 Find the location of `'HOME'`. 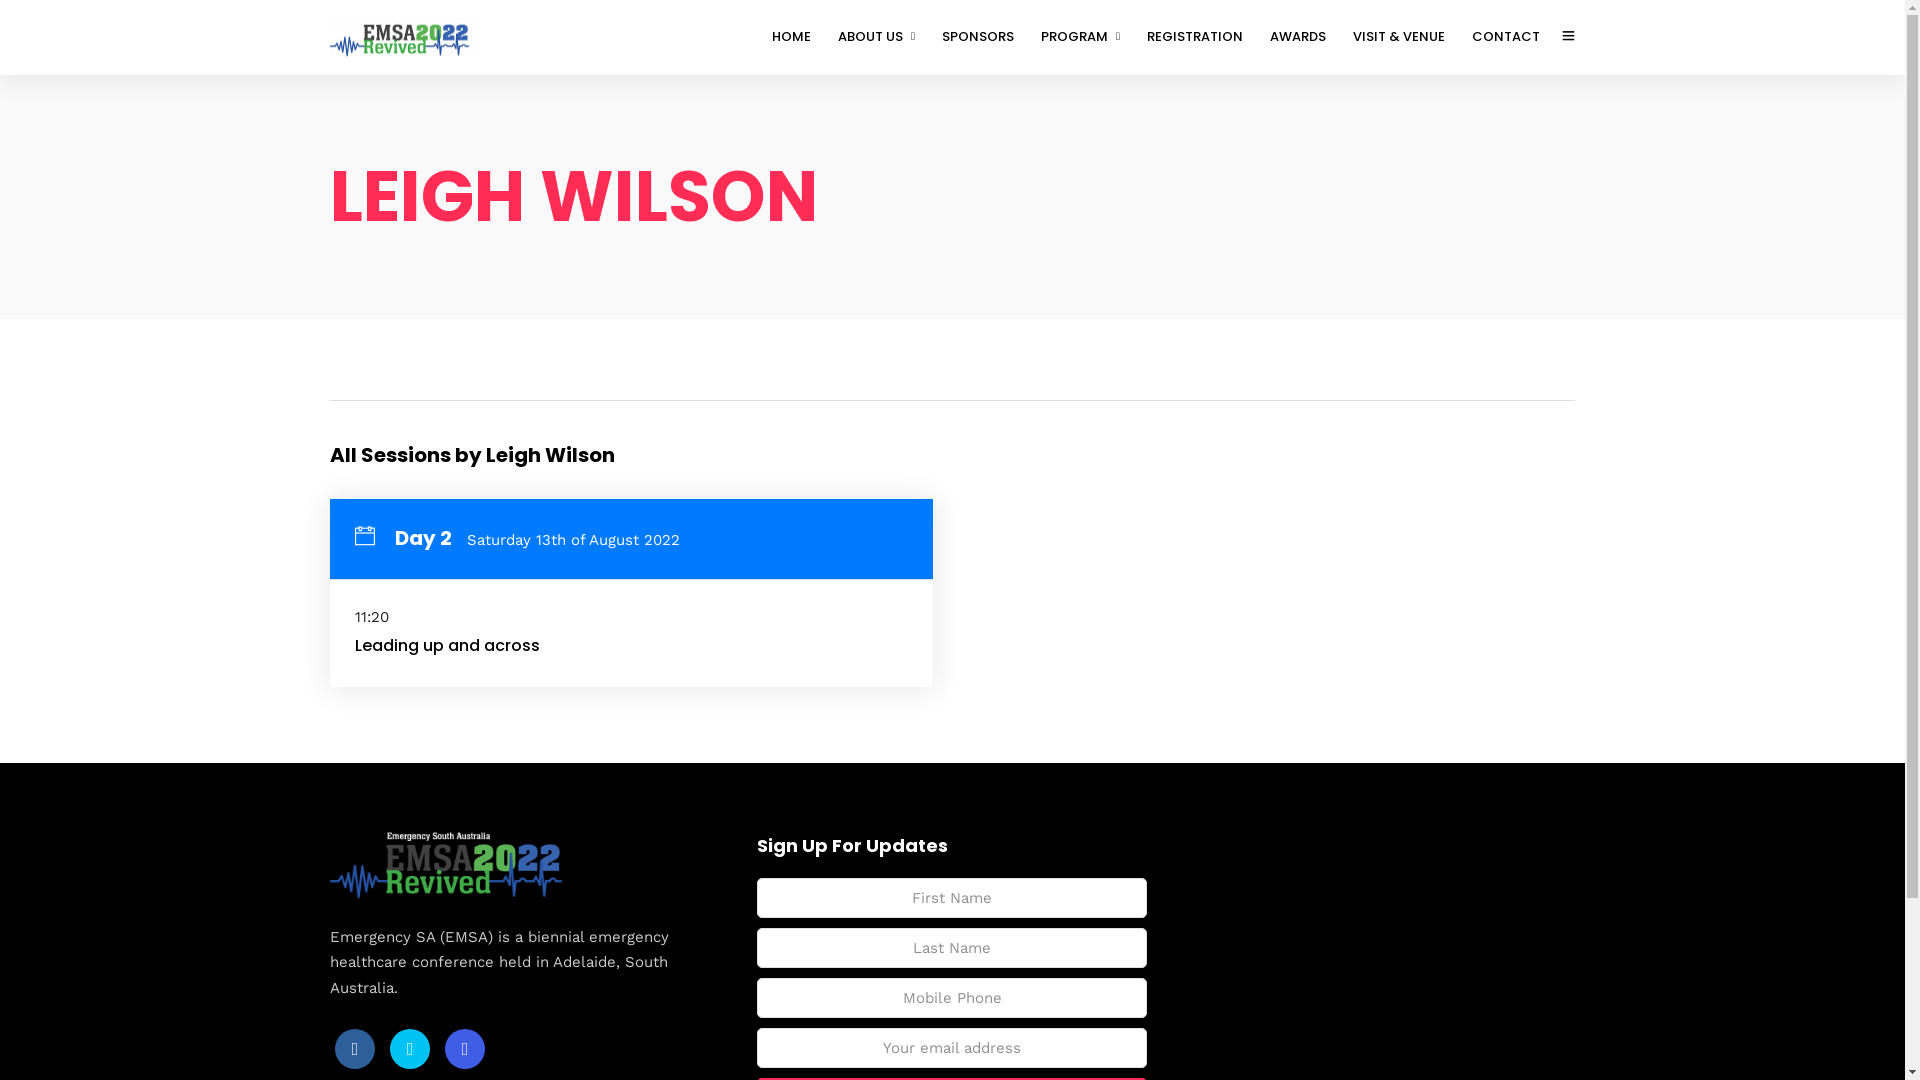

'HOME' is located at coordinates (800, 37).